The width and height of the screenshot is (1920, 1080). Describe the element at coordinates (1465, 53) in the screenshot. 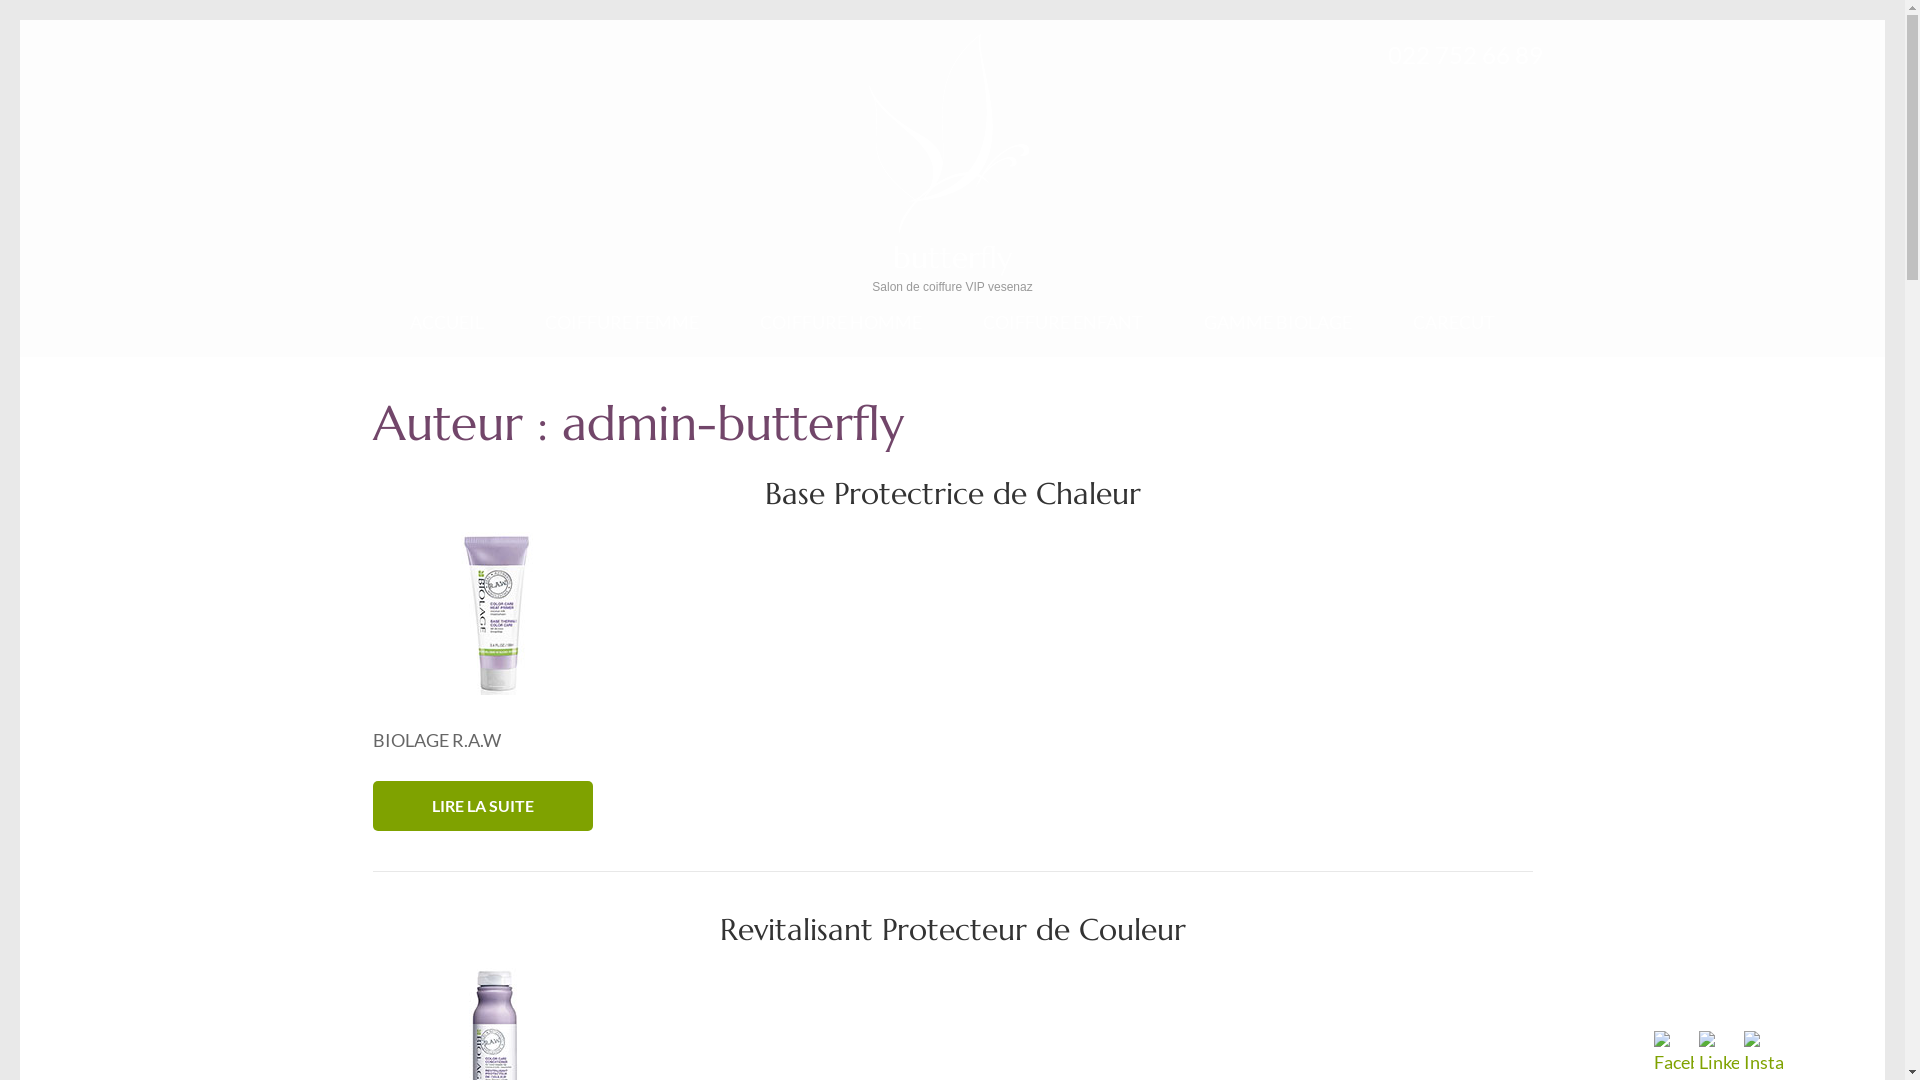

I see `'022 752 66 89'` at that location.